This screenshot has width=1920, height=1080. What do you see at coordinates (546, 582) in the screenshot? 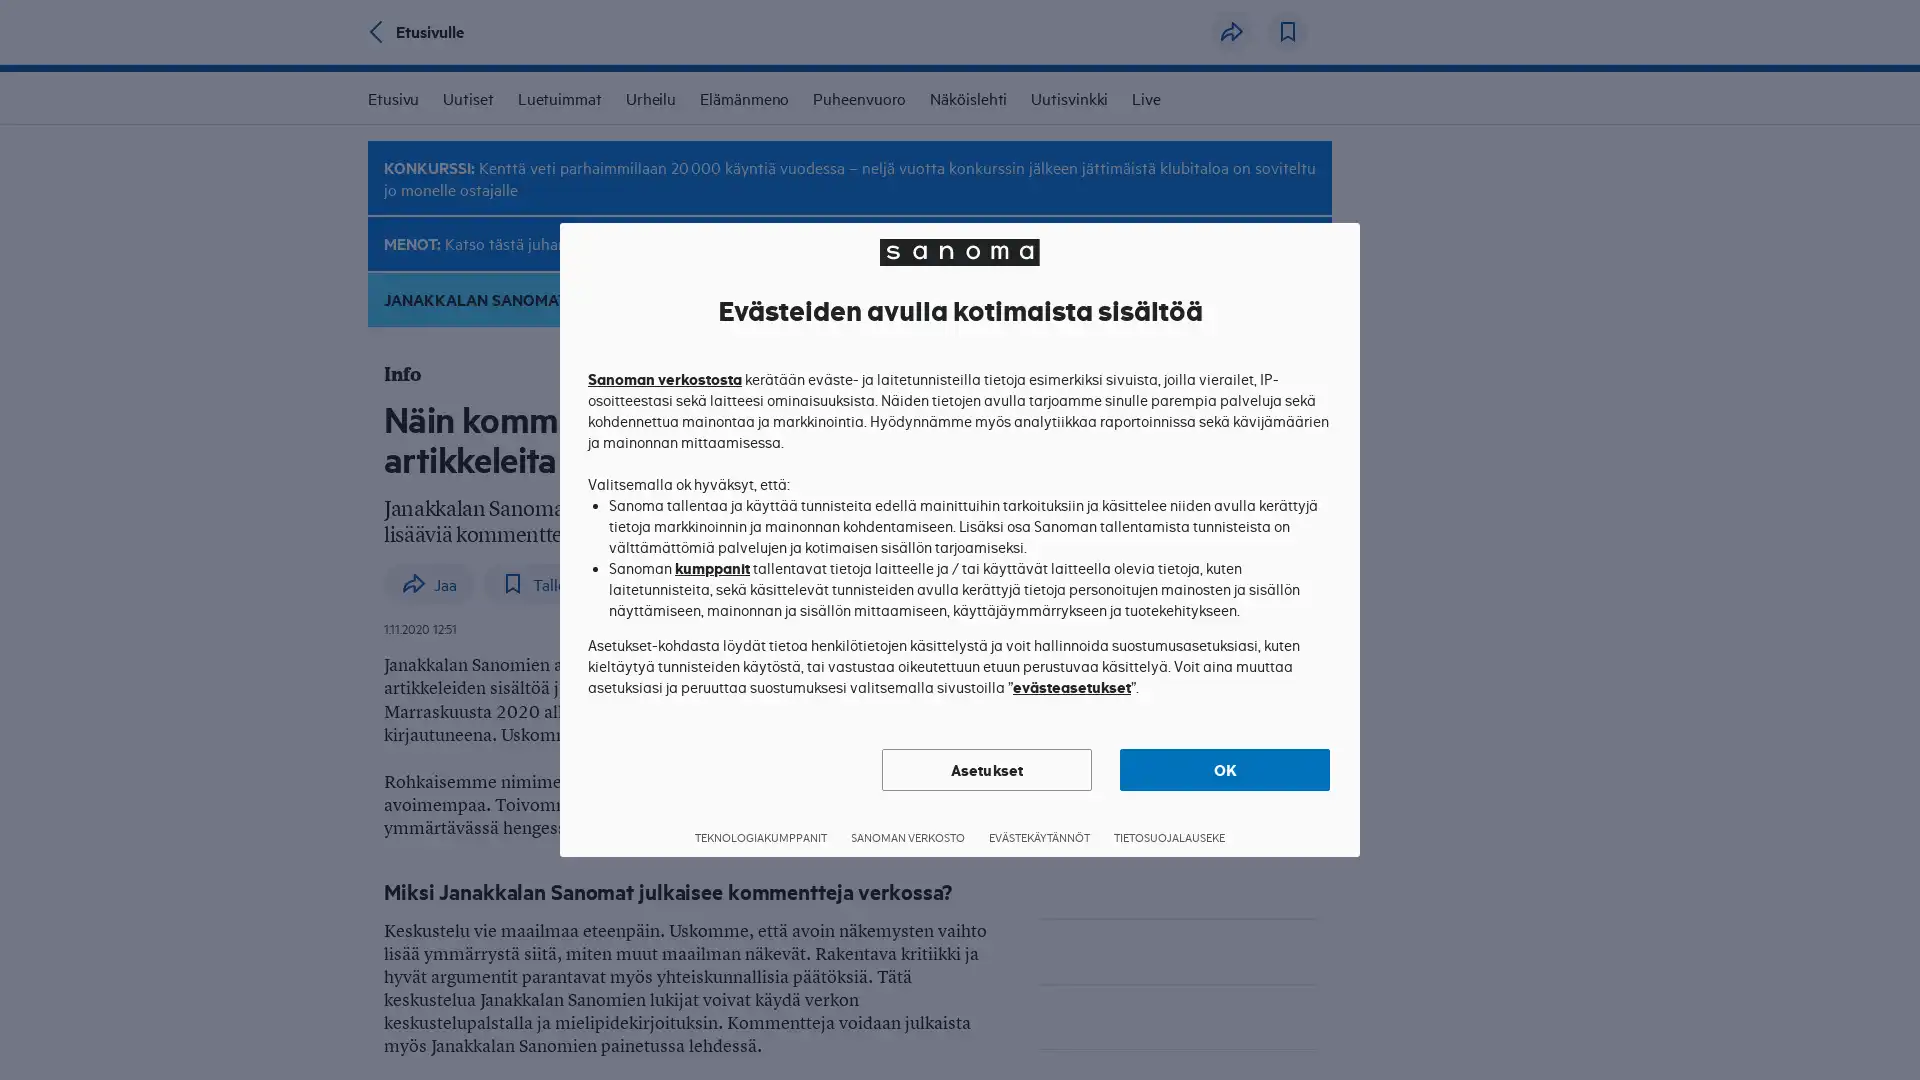
I see `Tallenna` at bounding box center [546, 582].